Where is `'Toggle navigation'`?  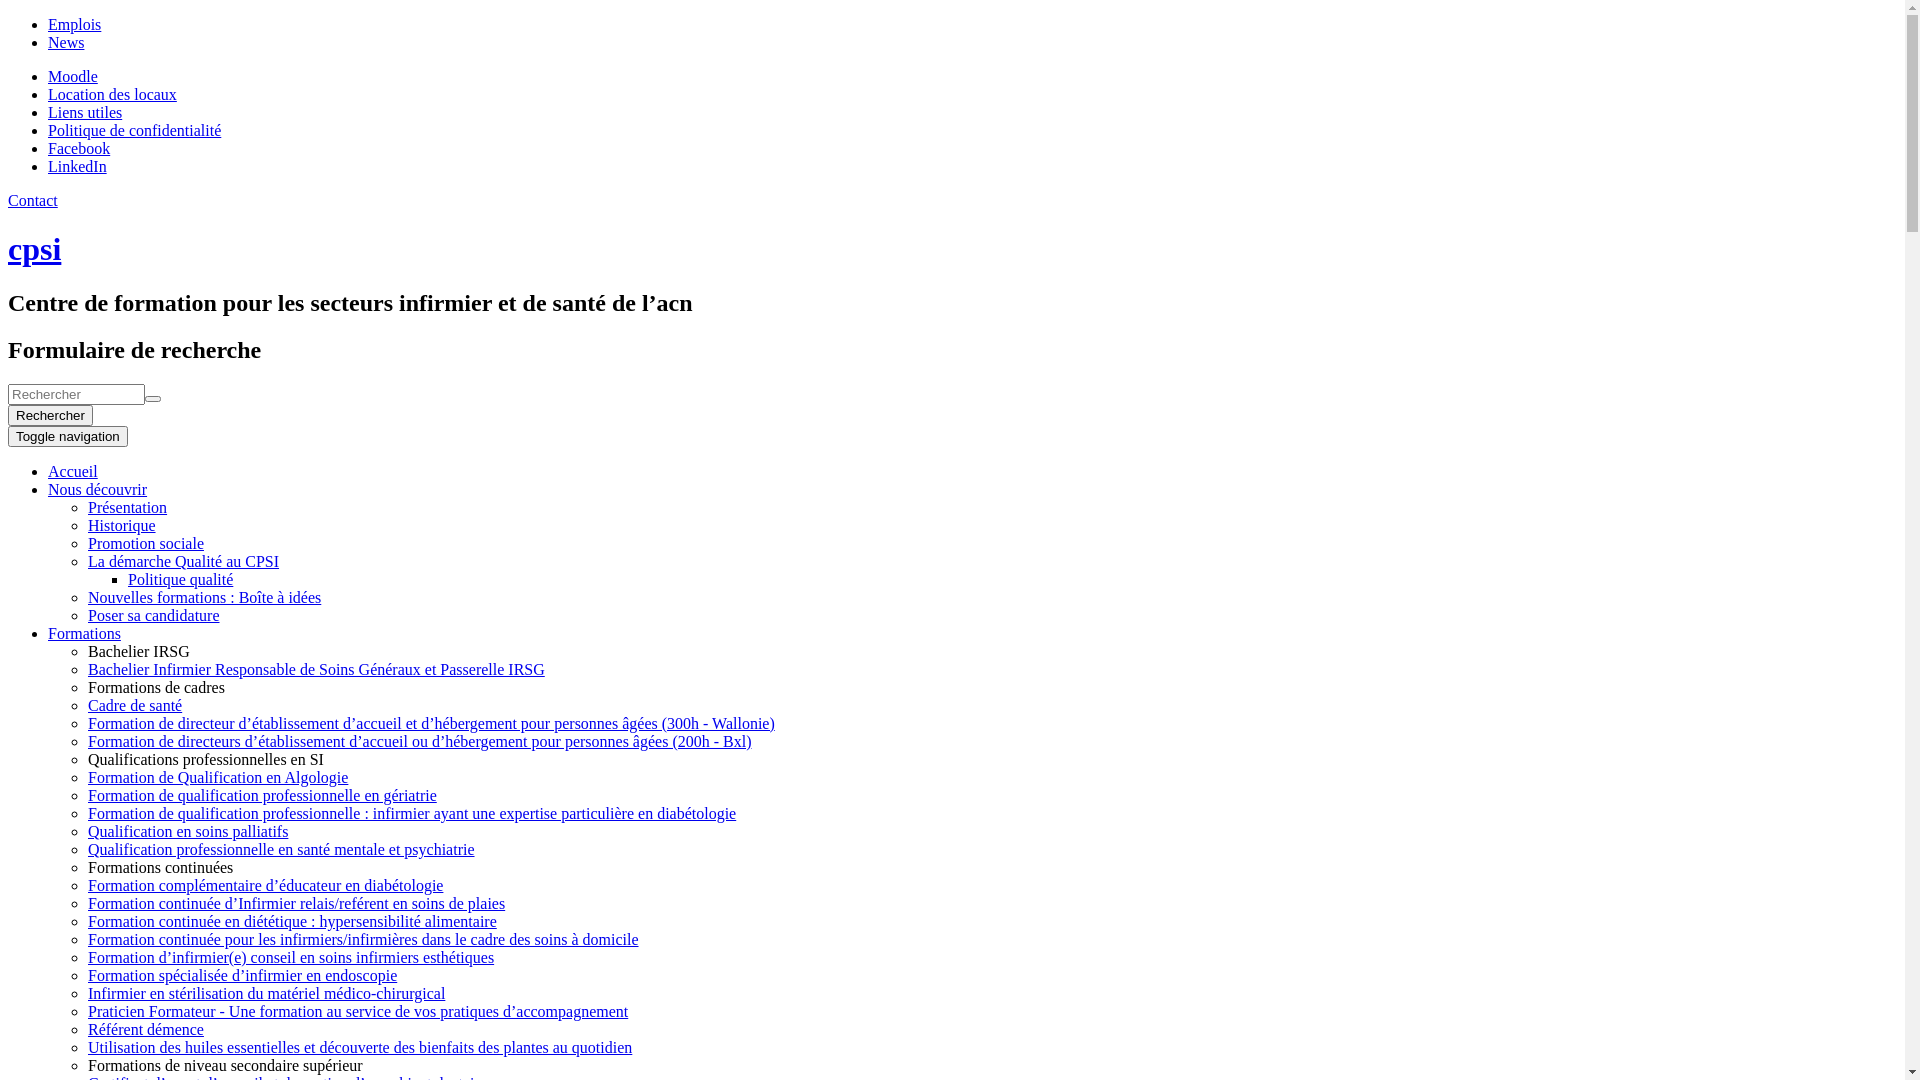 'Toggle navigation' is located at coordinates (67, 435).